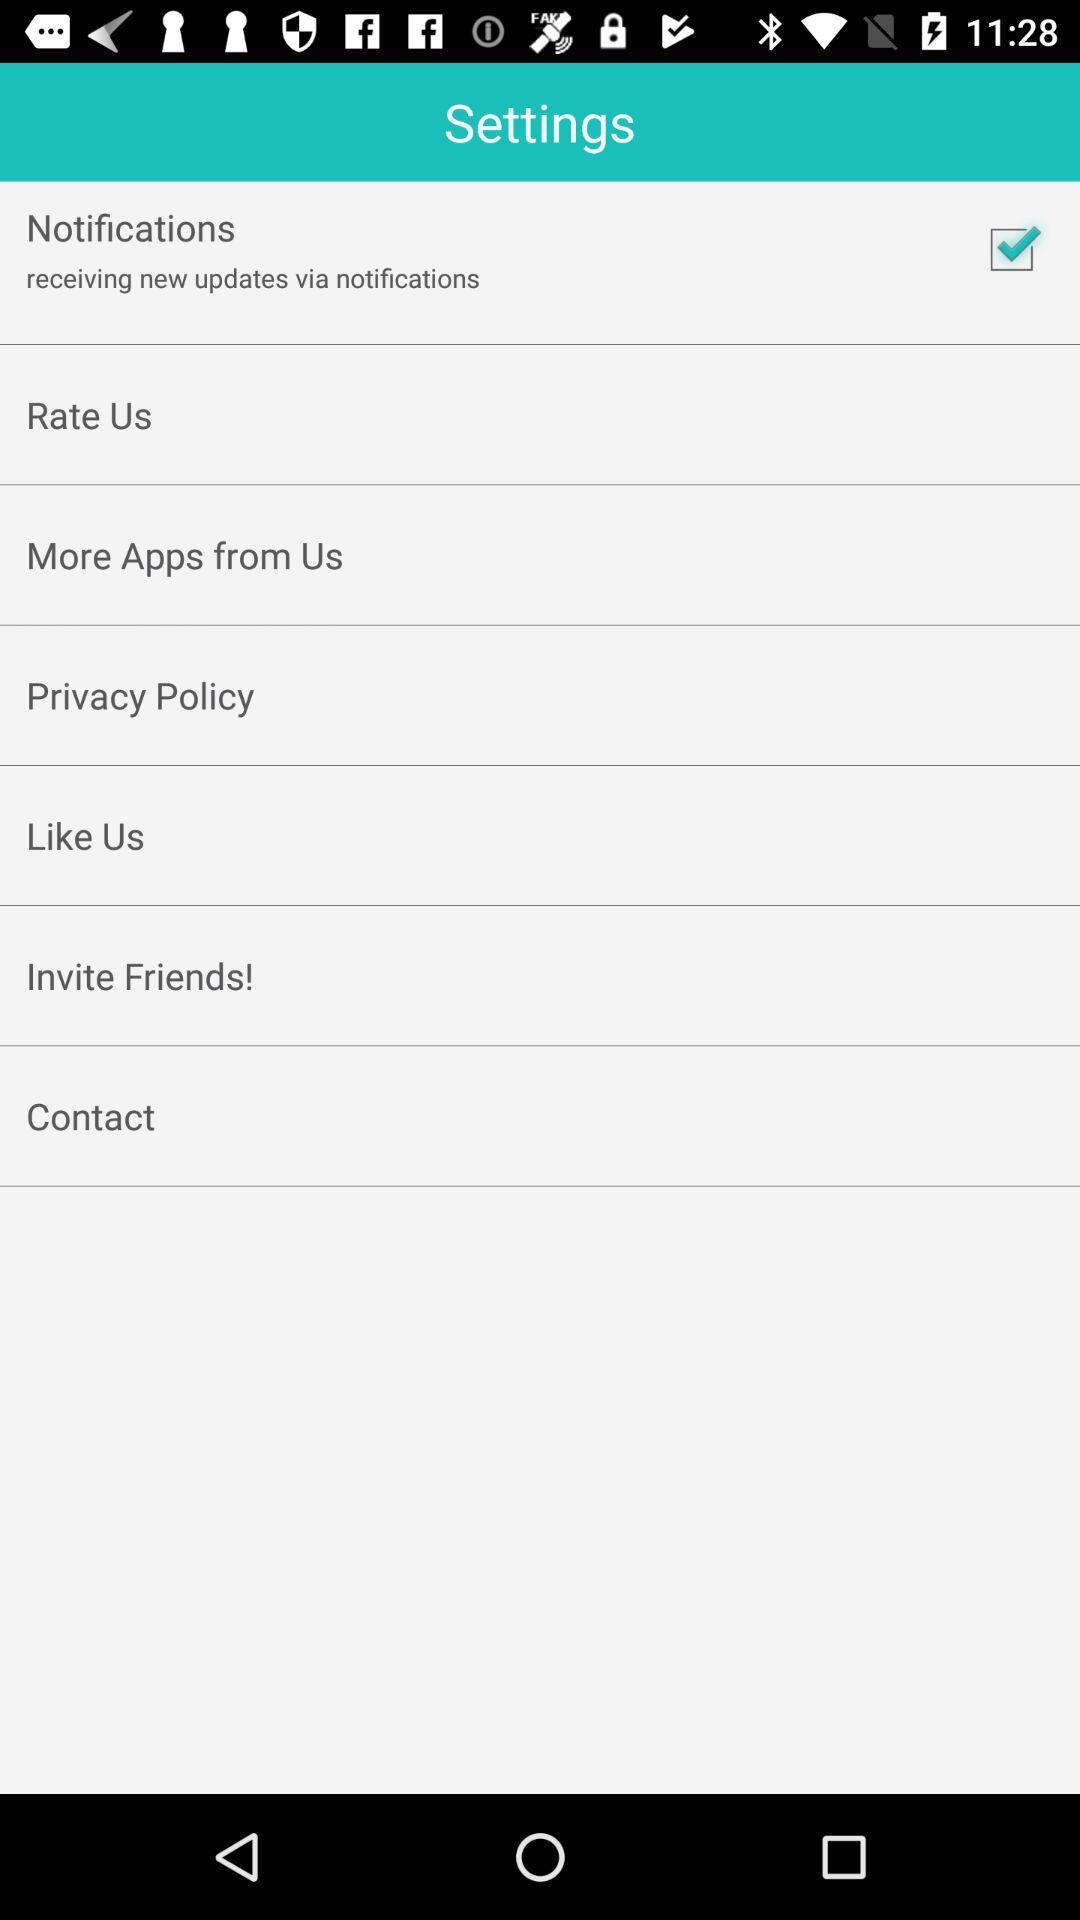 Image resolution: width=1080 pixels, height=1920 pixels. I want to click on checkbox at the top right corner, so click(1011, 248).